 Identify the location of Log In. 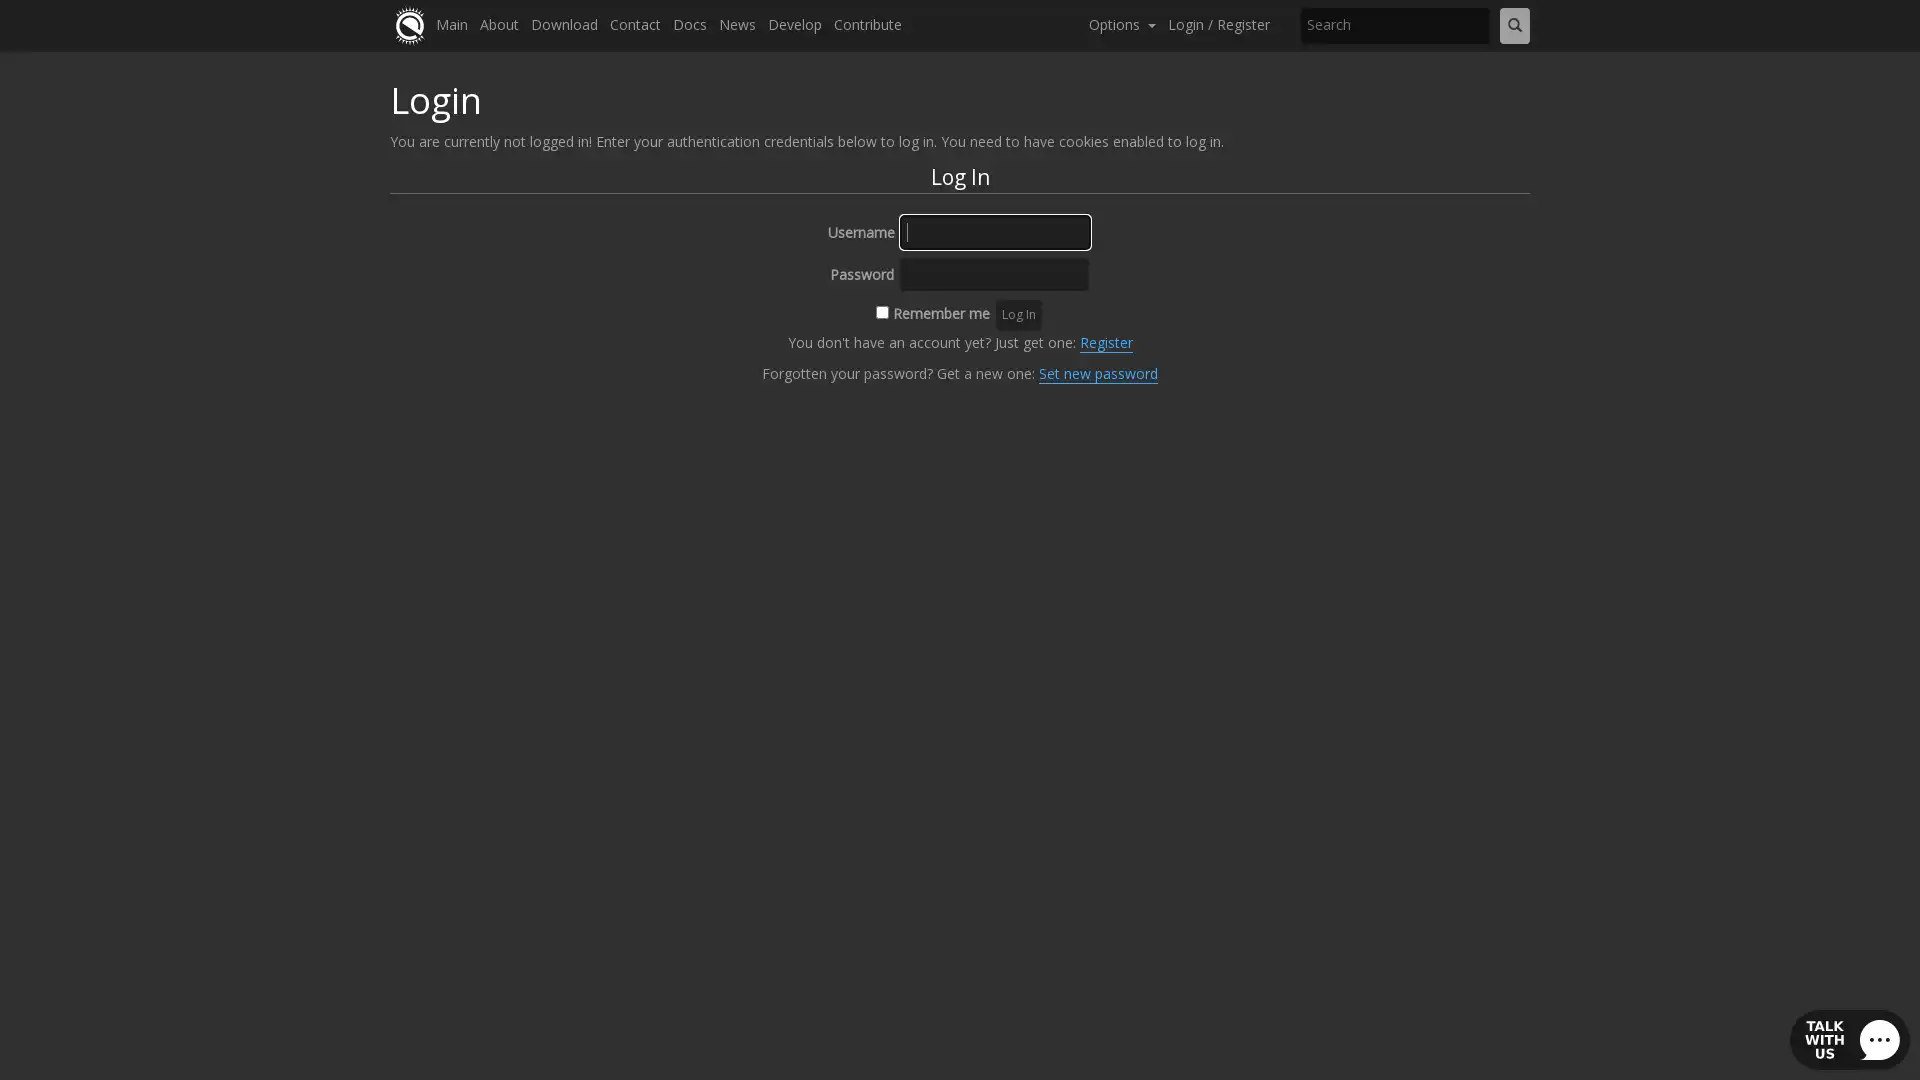
(1018, 315).